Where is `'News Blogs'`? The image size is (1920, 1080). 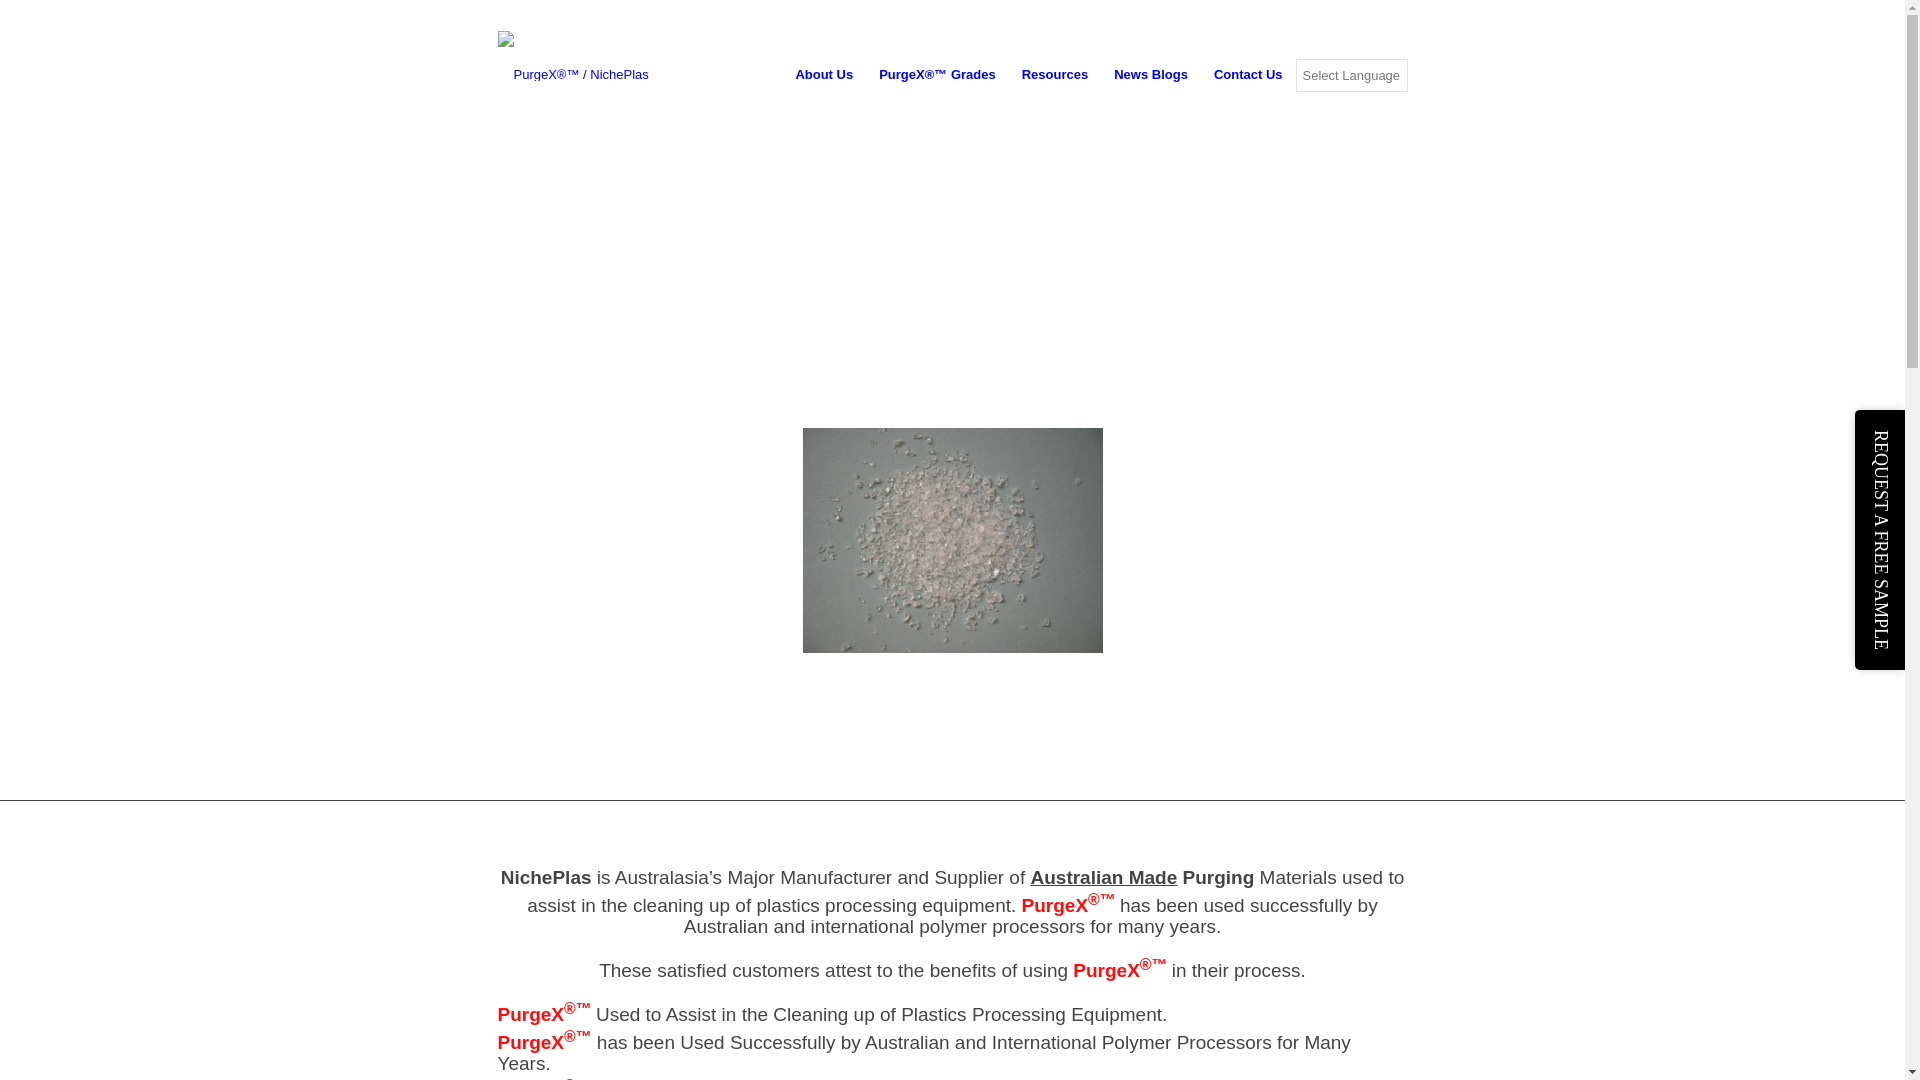 'News Blogs' is located at coordinates (1099, 73).